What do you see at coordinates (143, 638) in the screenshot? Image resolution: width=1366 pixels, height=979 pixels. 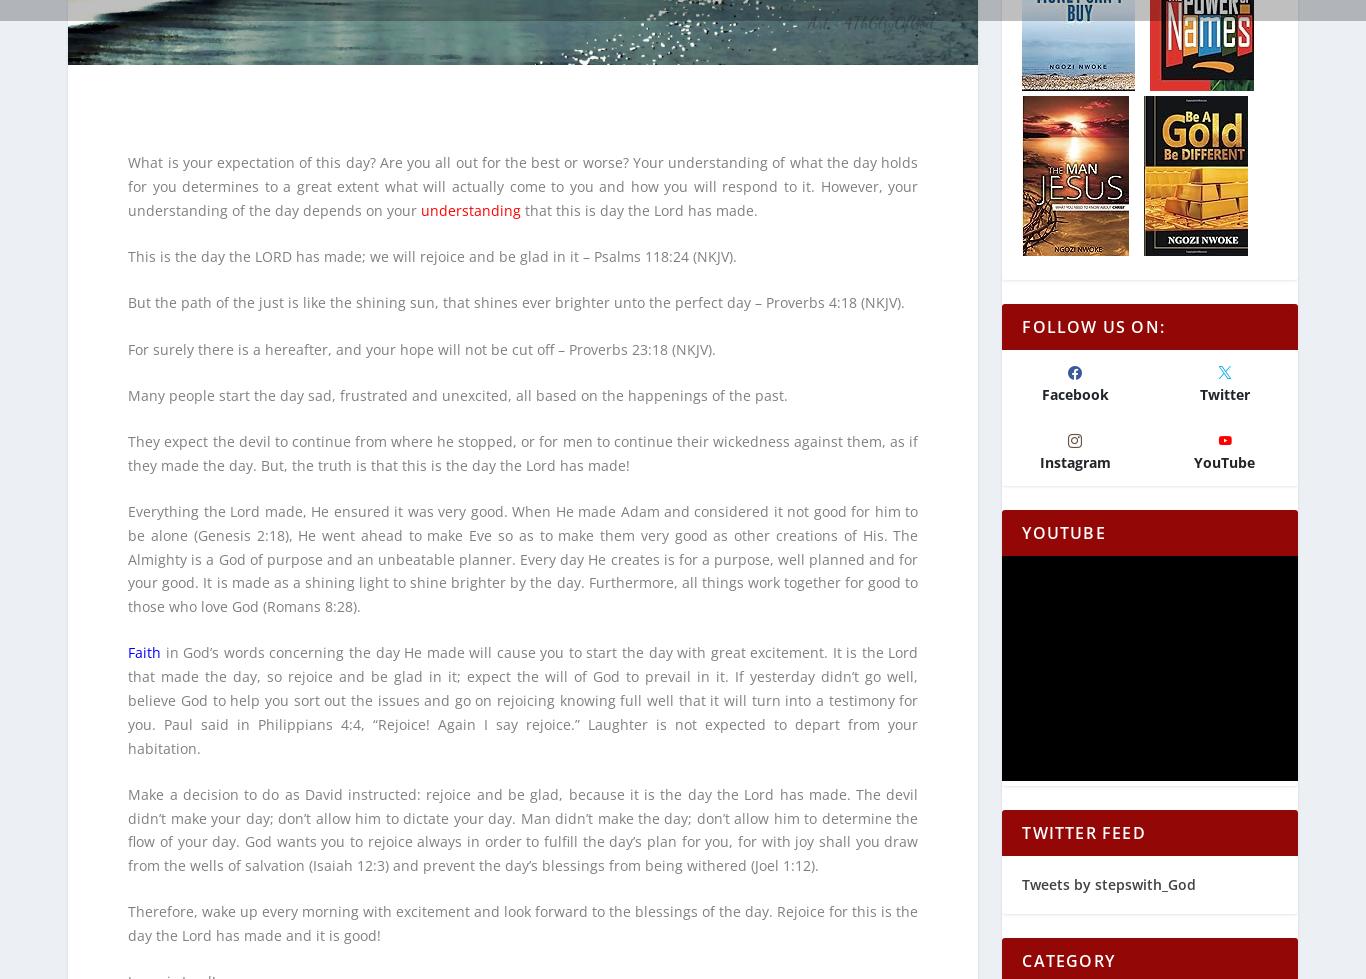 I see `'Faith'` at bounding box center [143, 638].